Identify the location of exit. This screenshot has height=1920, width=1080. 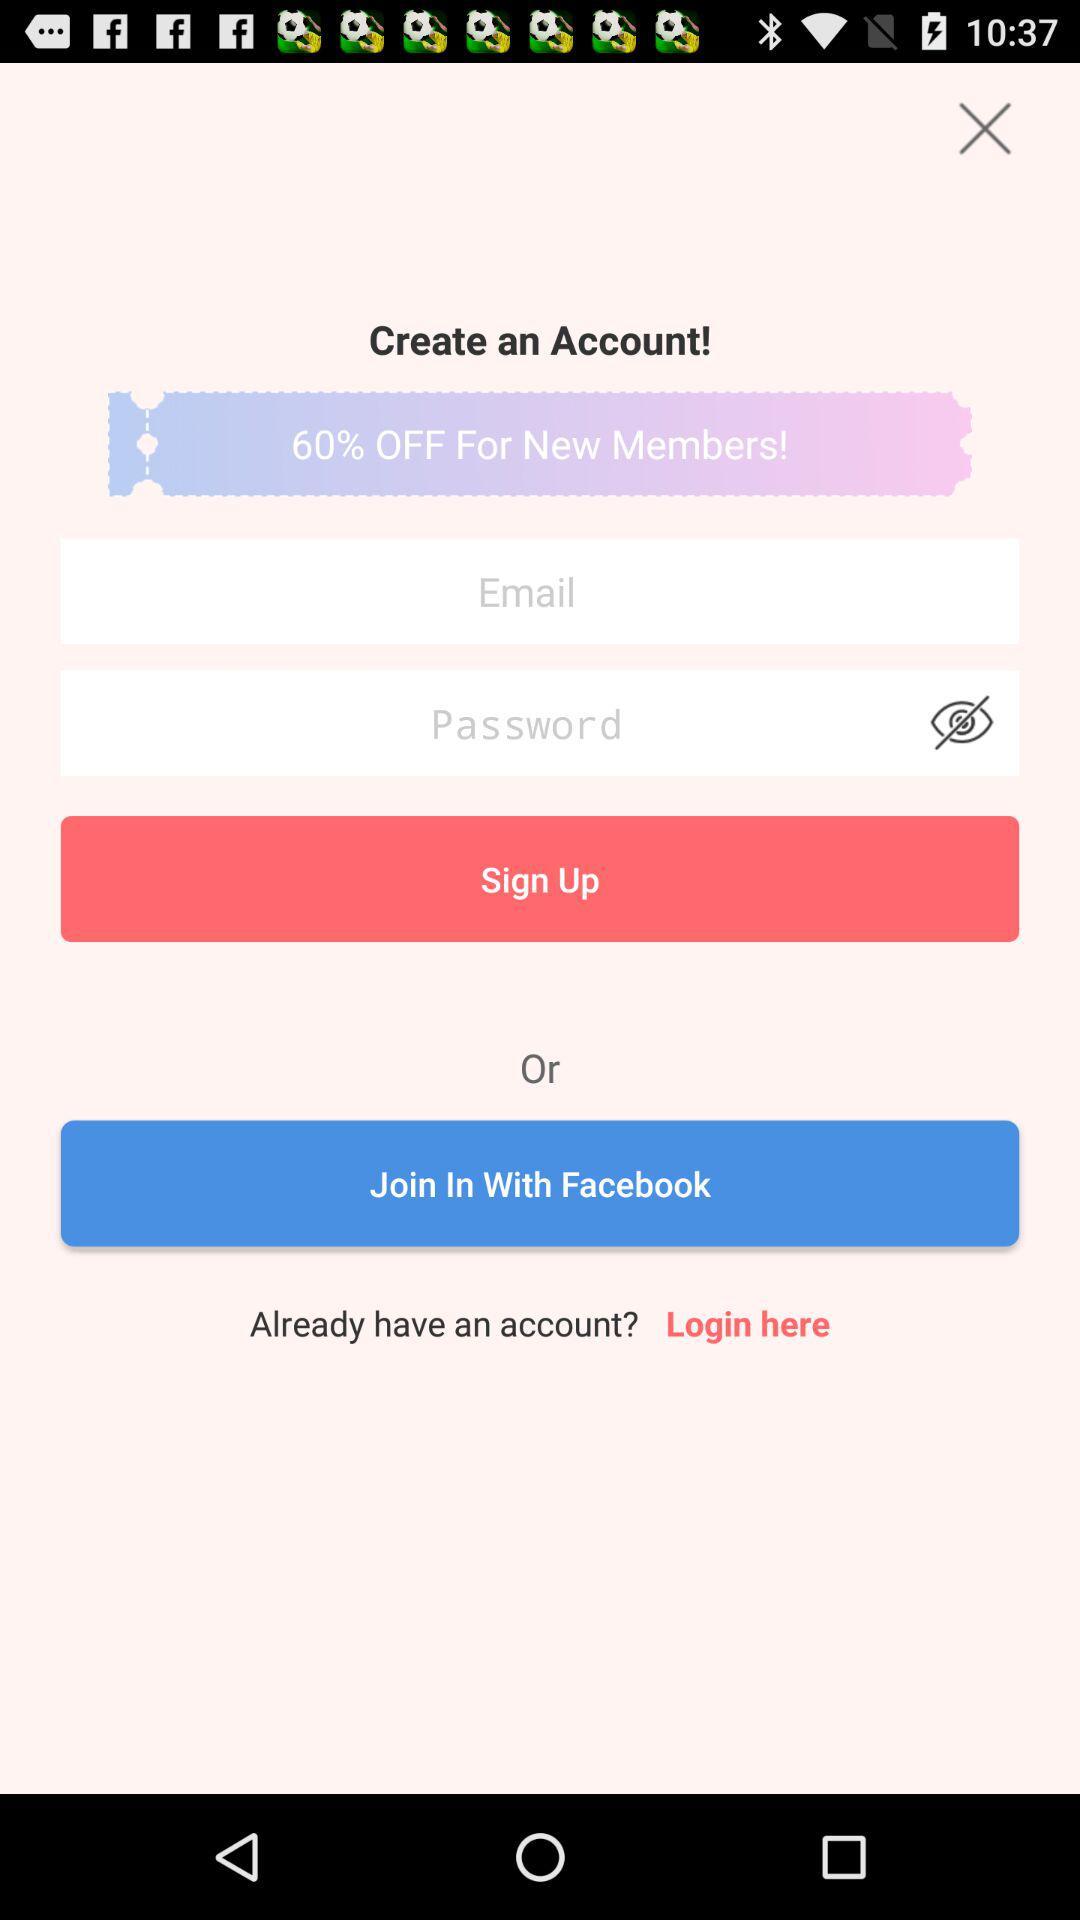
(984, 127).